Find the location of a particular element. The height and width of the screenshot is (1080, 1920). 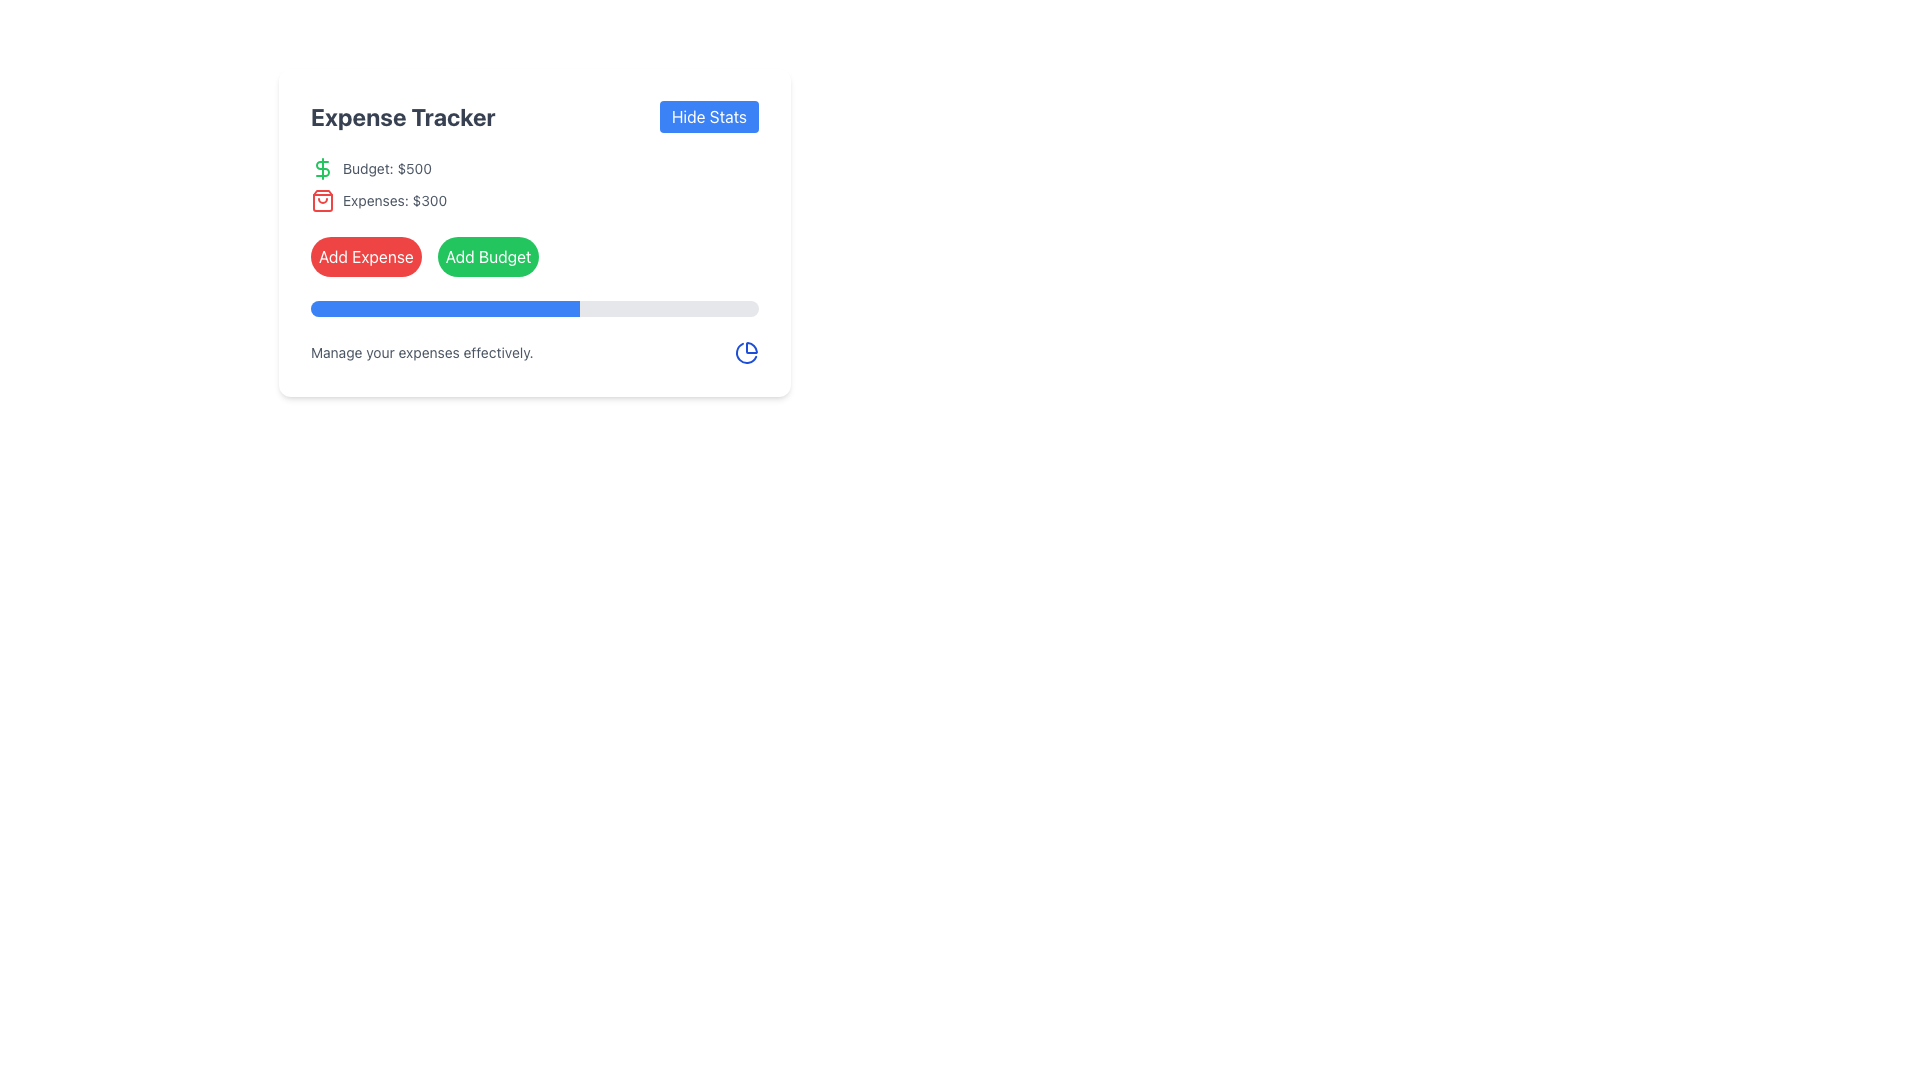

the icon representing expenses, located to the left of the text 'Expenses: $300' is located at coordinates (322, 200).